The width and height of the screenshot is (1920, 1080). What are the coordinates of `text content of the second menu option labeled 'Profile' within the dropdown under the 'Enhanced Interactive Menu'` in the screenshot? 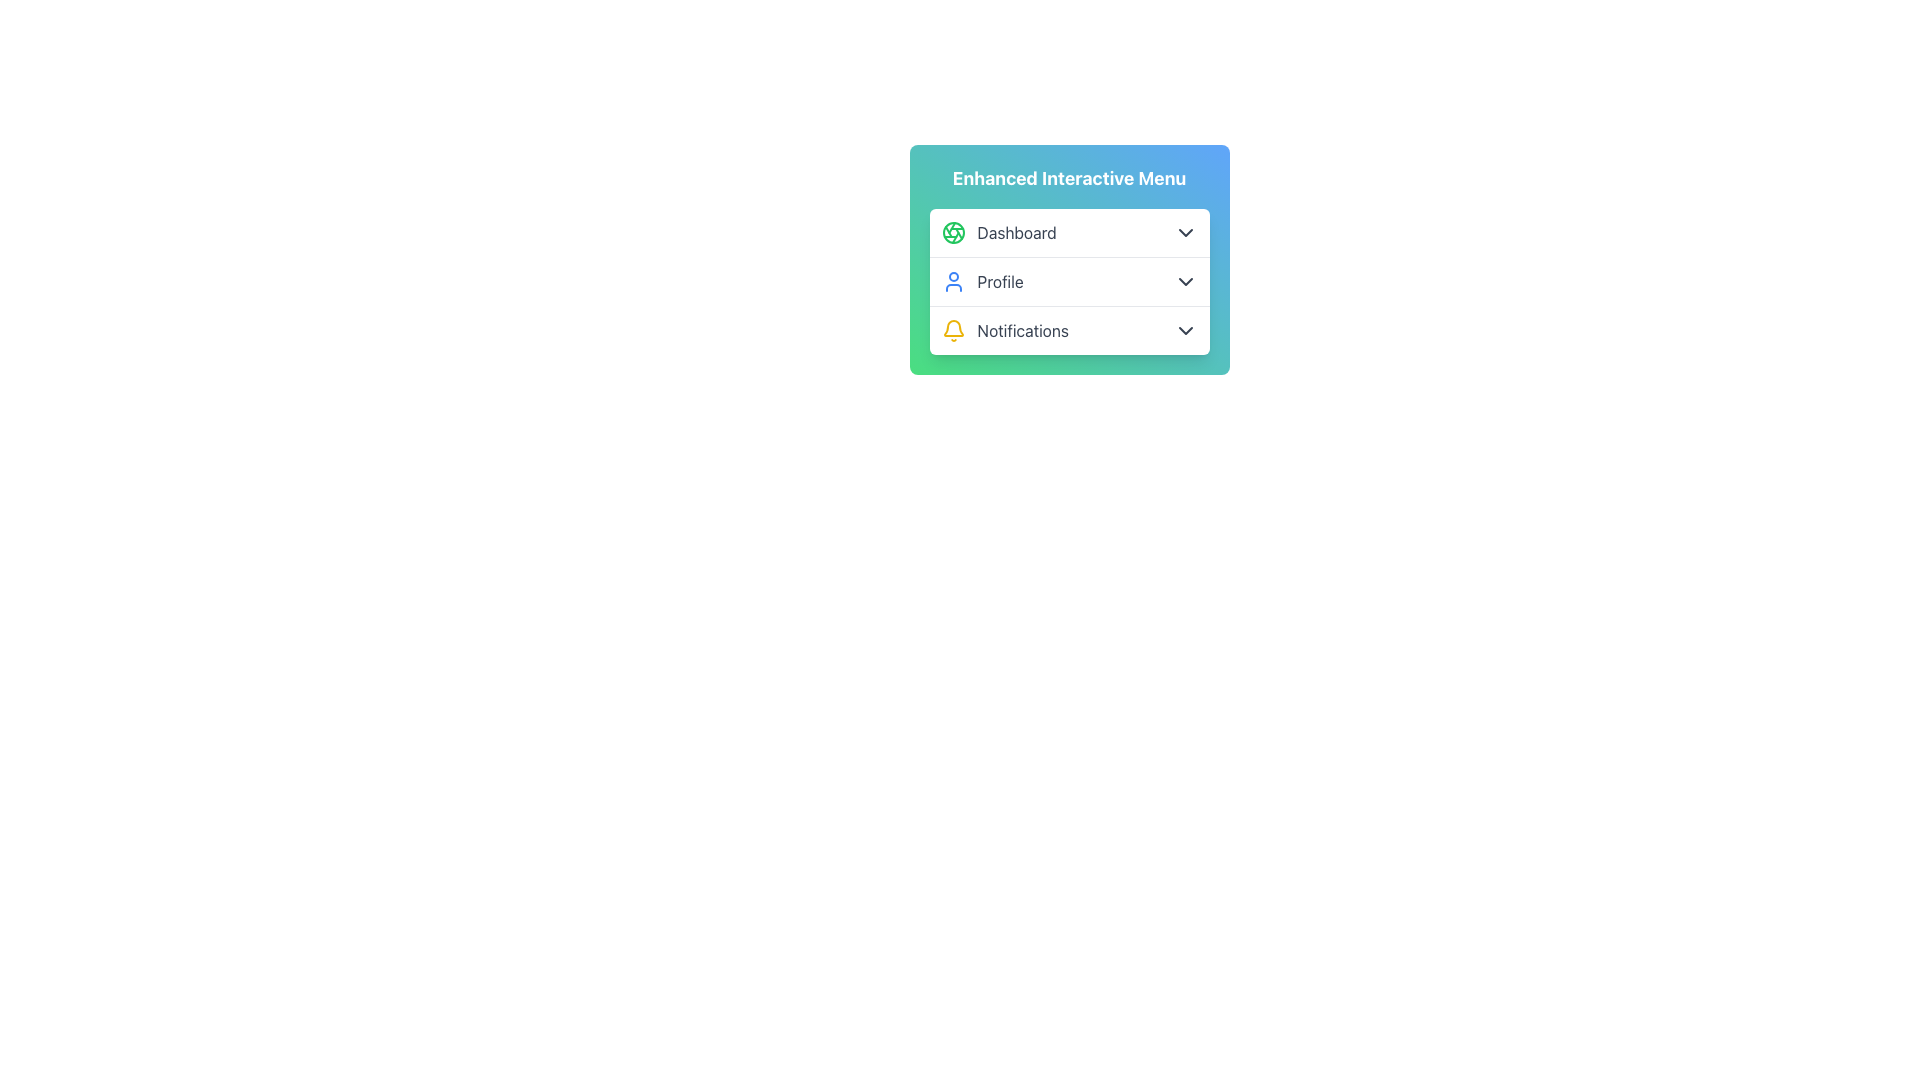 It's located at (1000, 281).